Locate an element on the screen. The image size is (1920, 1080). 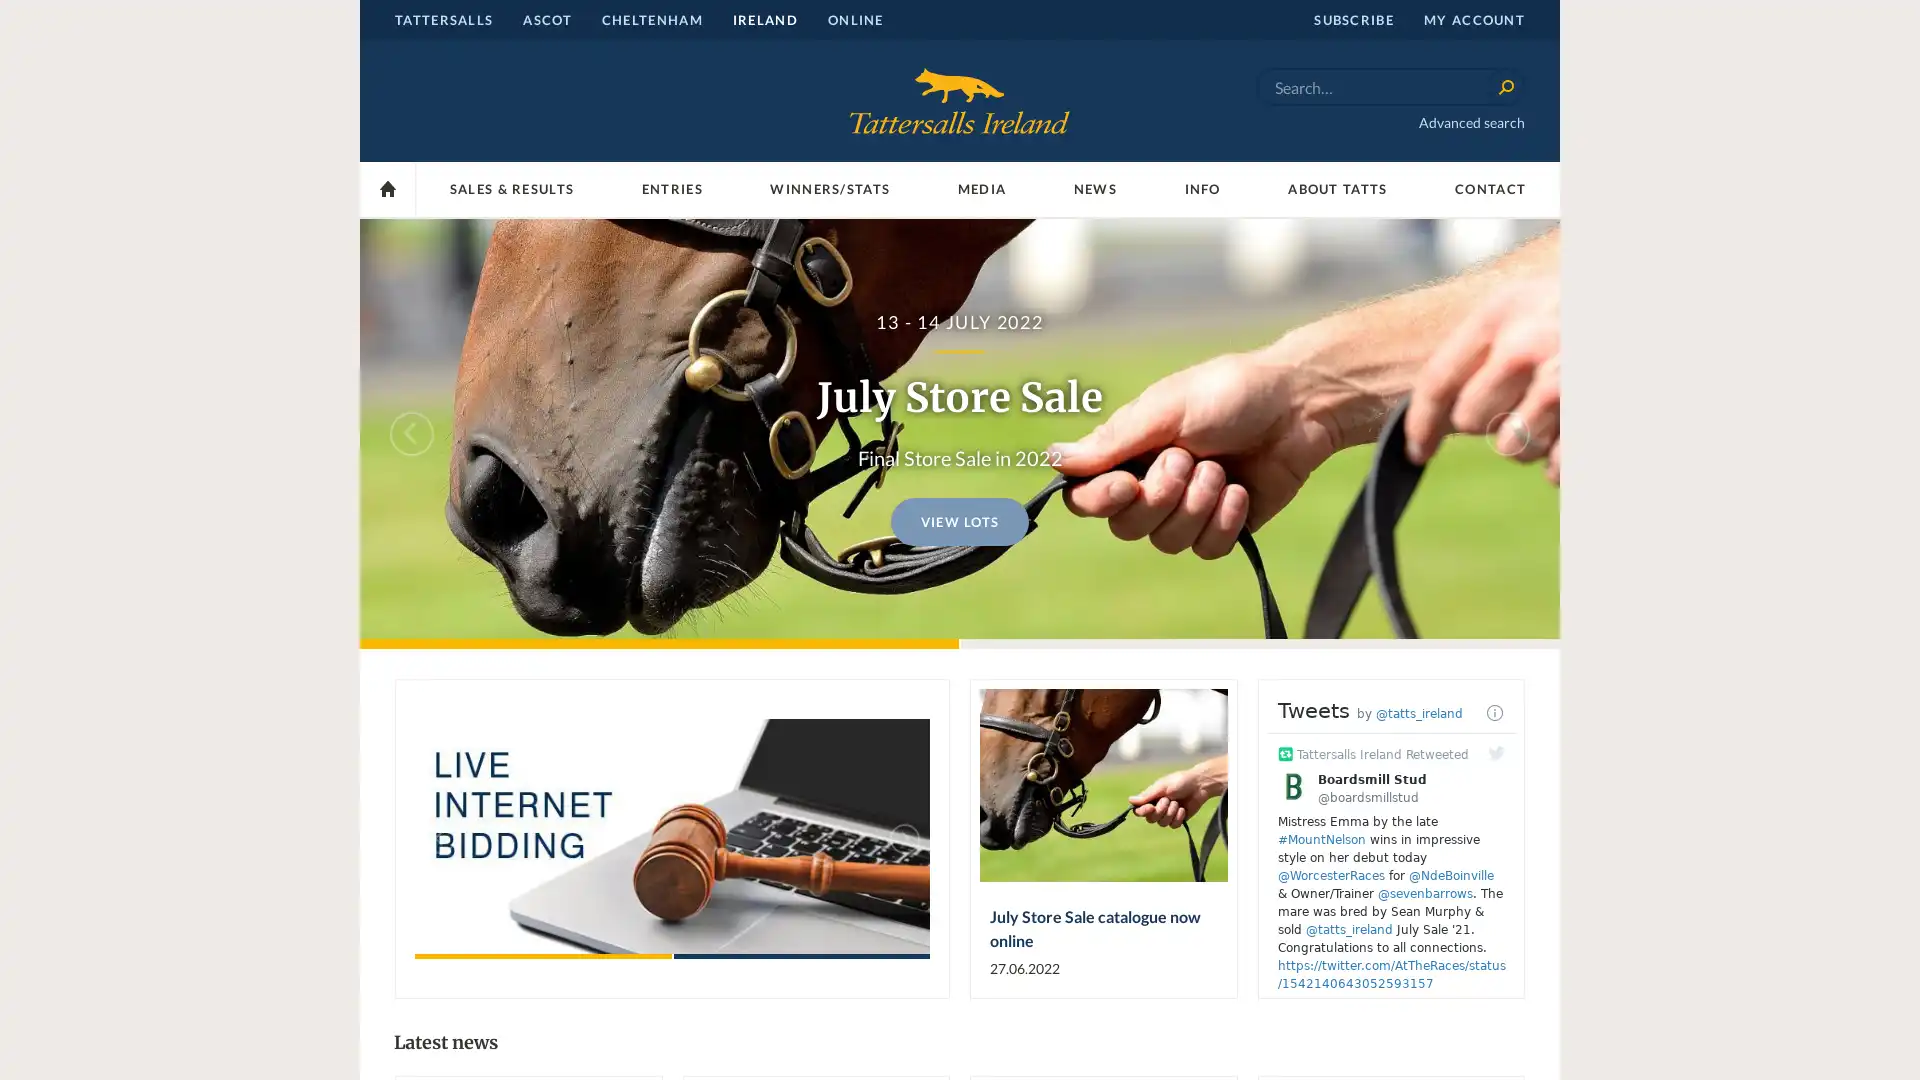
Search is located at coordinates (1506, 86).